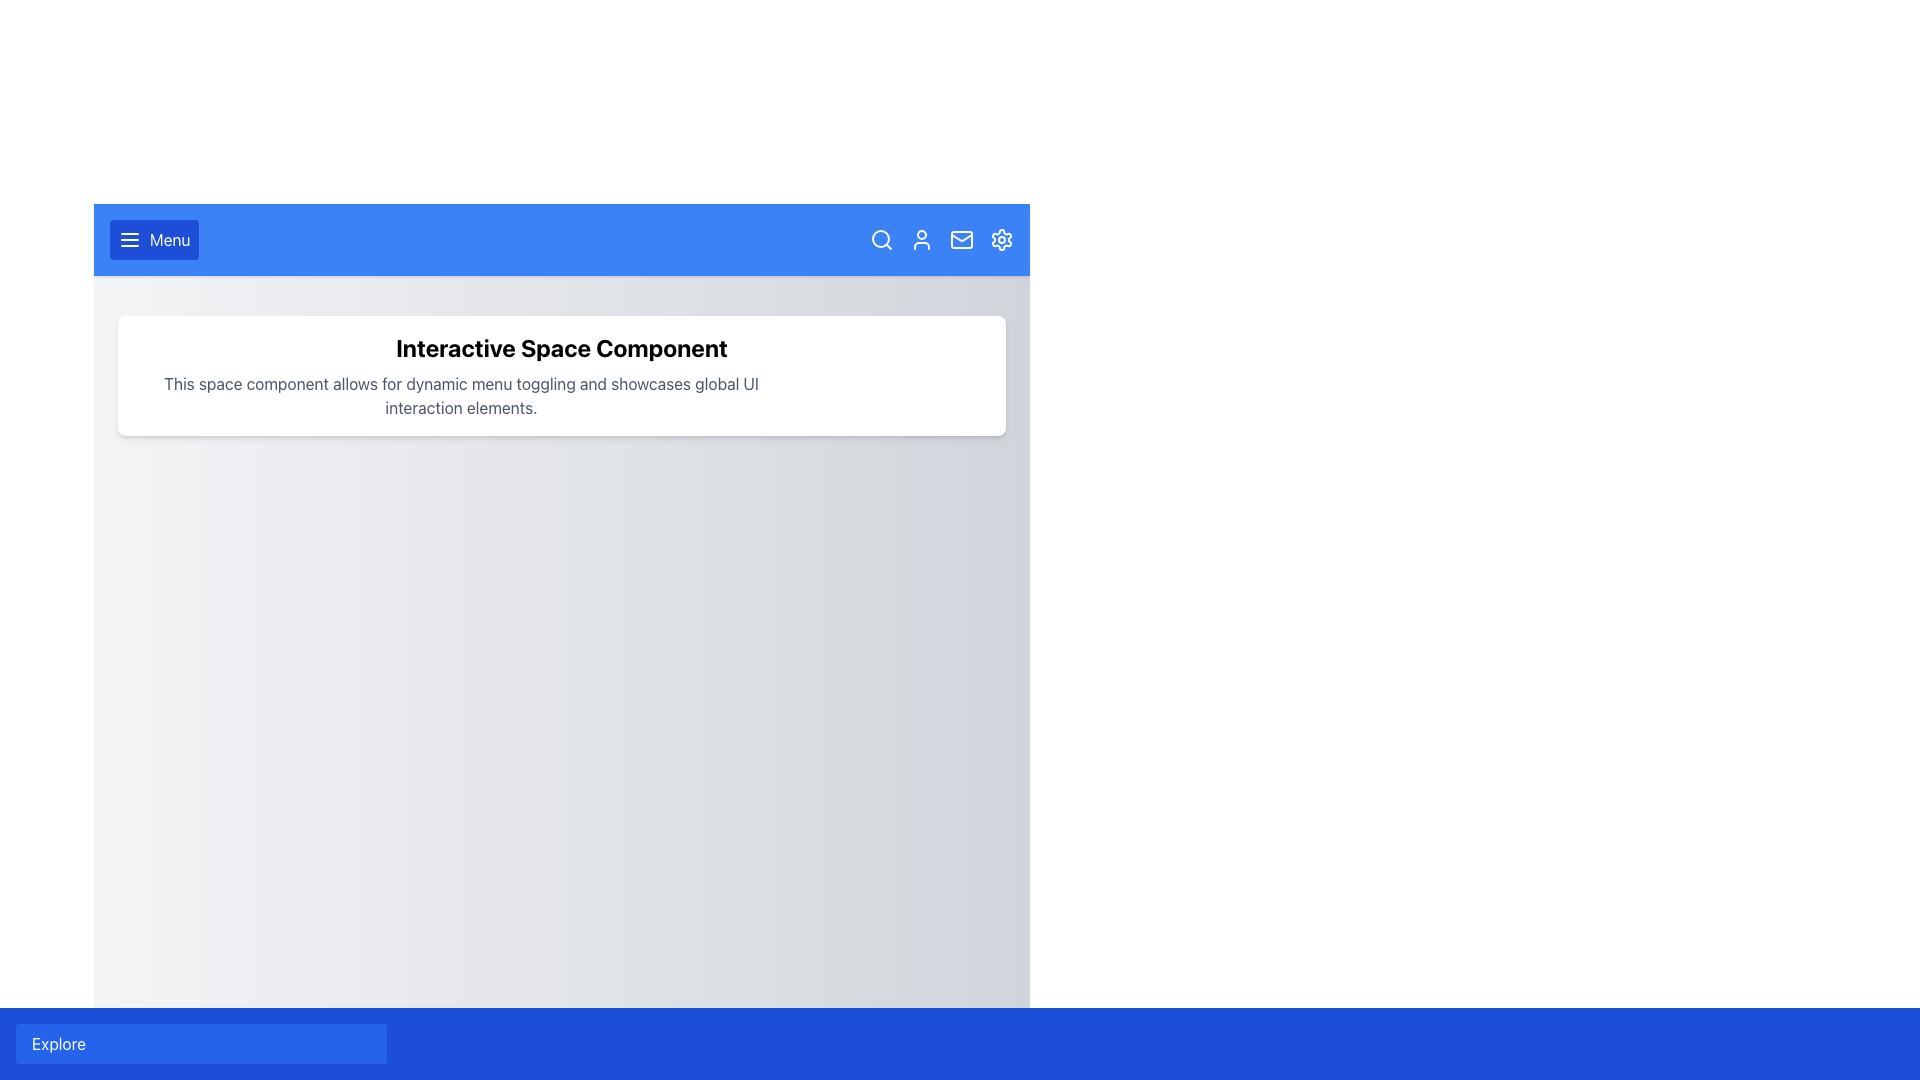 The height and width of the screenshot is (1080, 1920). I want to click on the menu toggle button located in the top blue header section on the leftmost side, so click(153, 238).